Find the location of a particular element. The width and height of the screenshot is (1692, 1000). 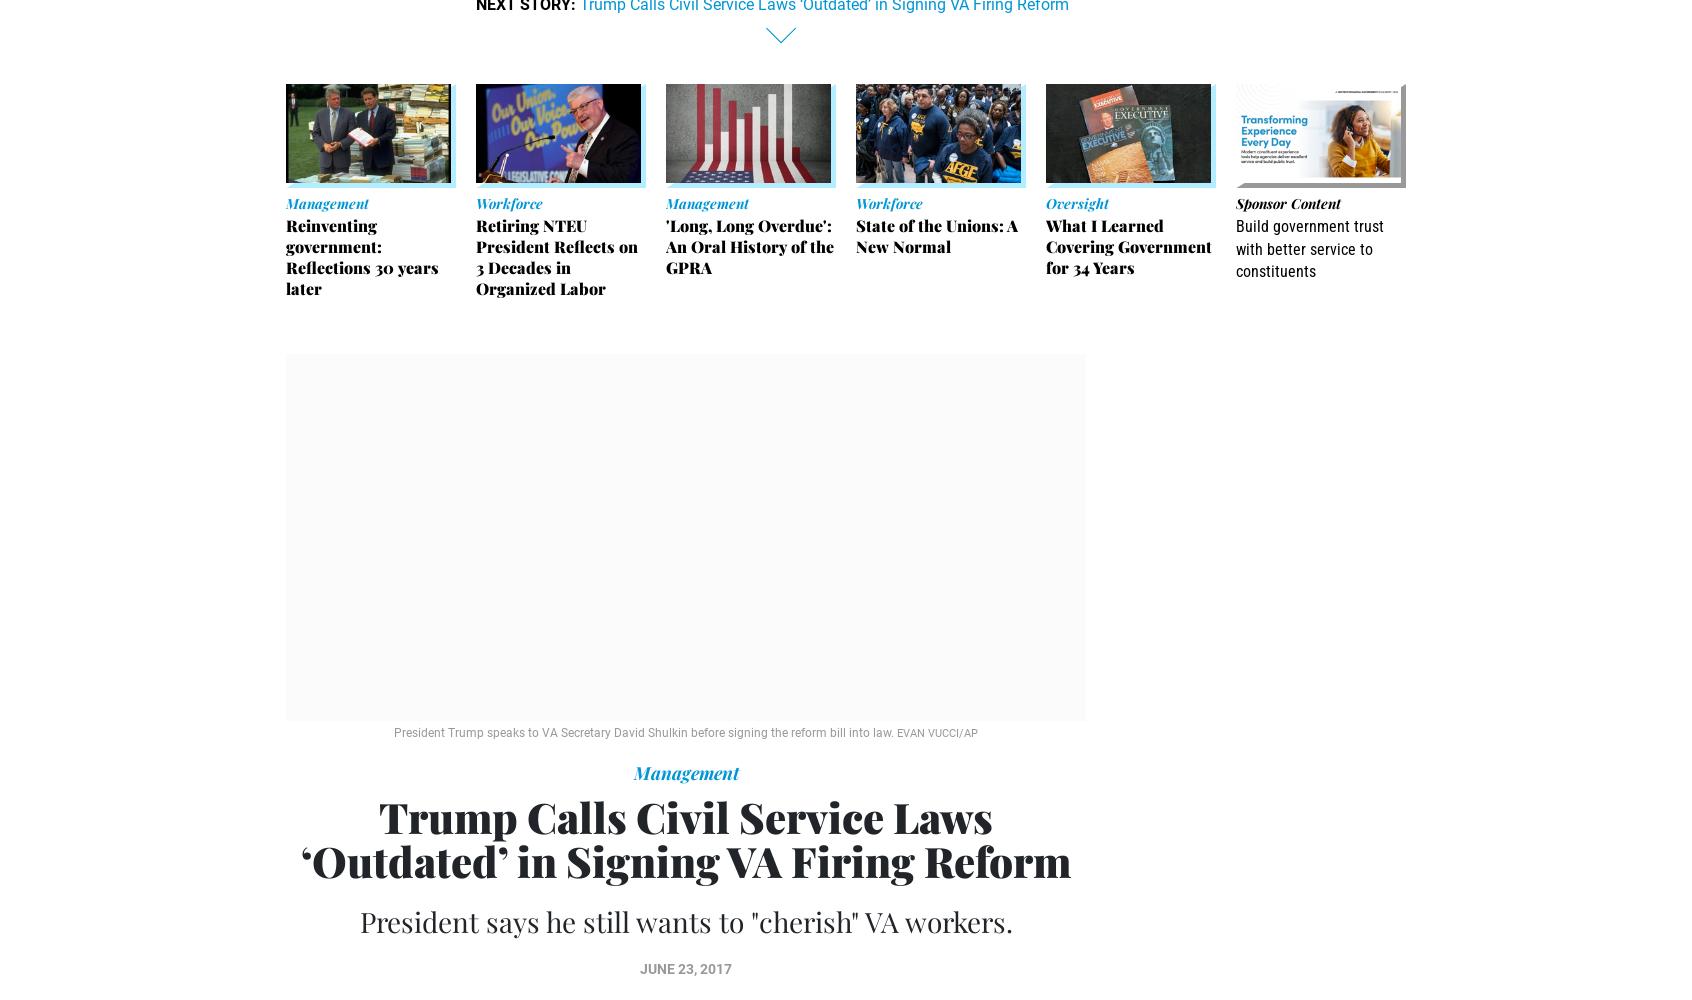

'Sponsor Message' is located at coordinates (1255, 358).